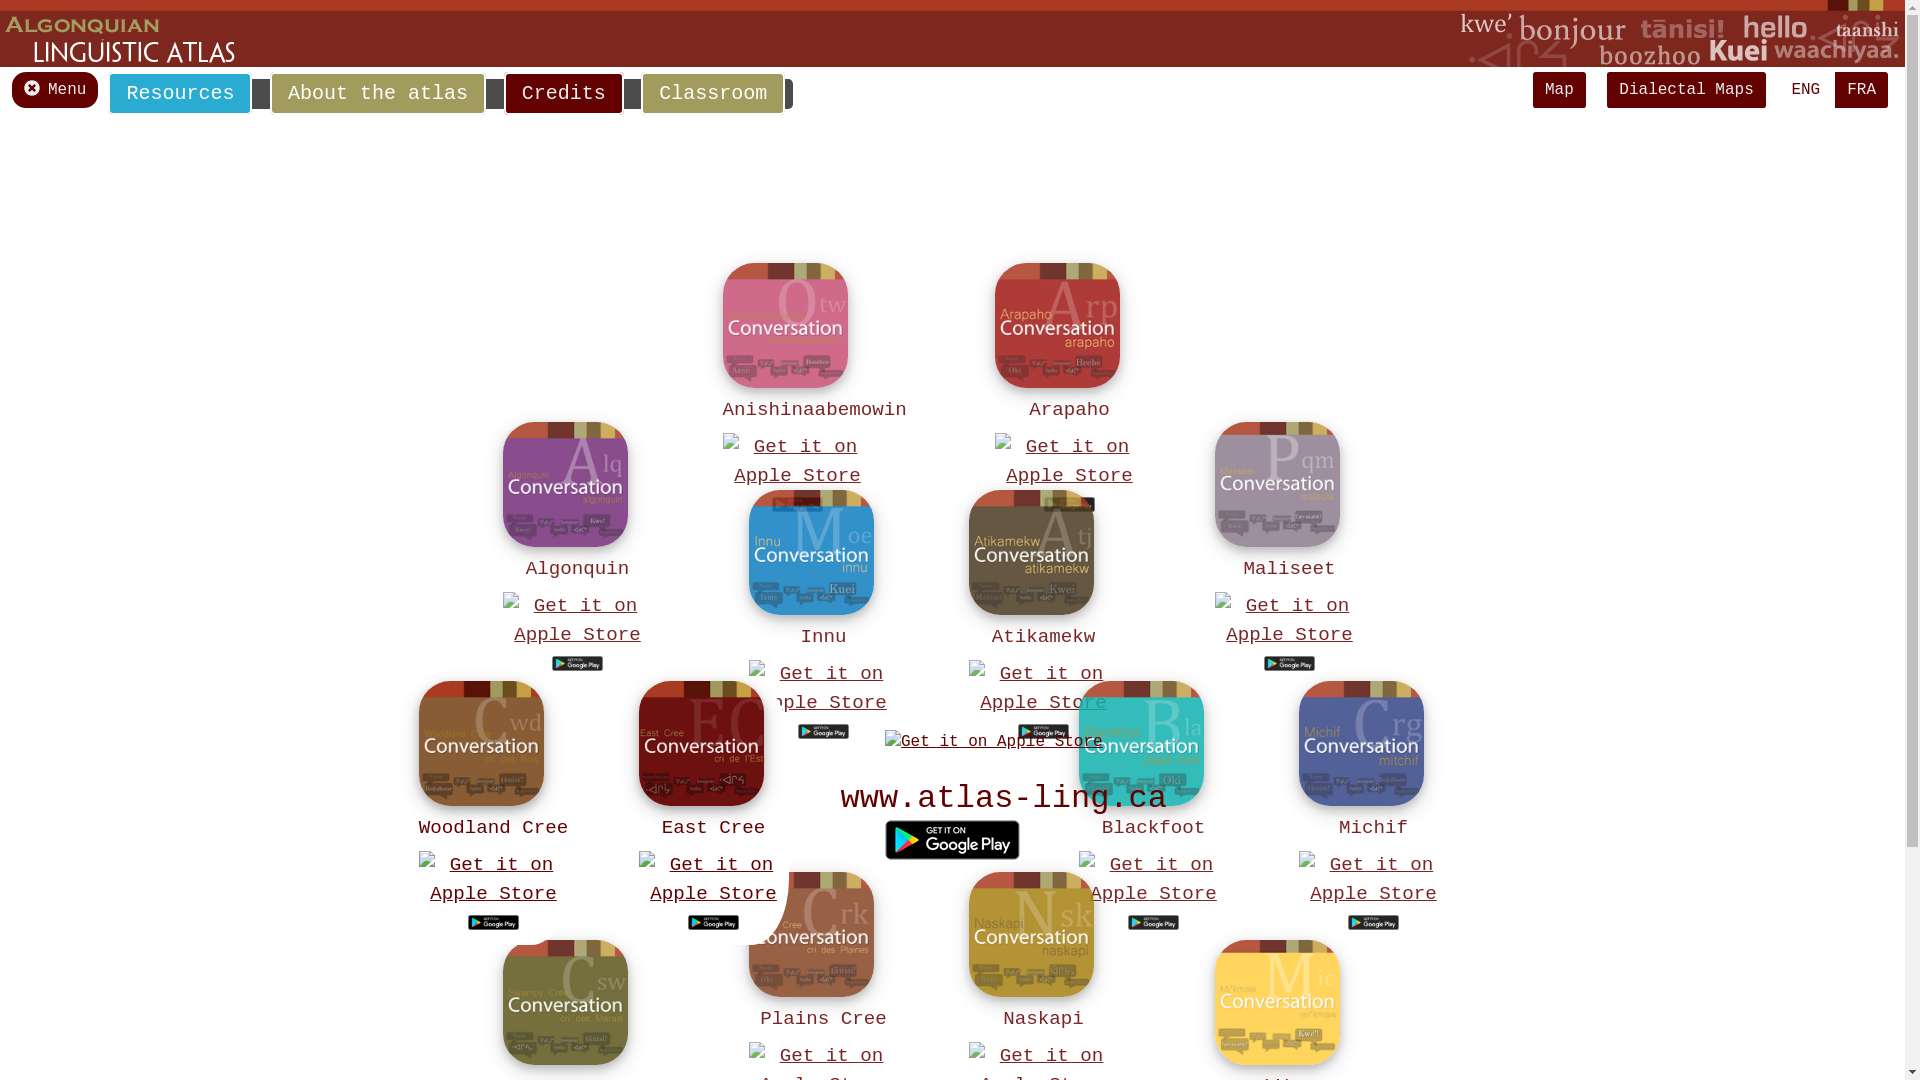 This screenshot has height=1080, width=1920. What do you see at coordinates (1558, 88) in the screenshot?
I see `'Map'` at bounding box center [1558, 88].